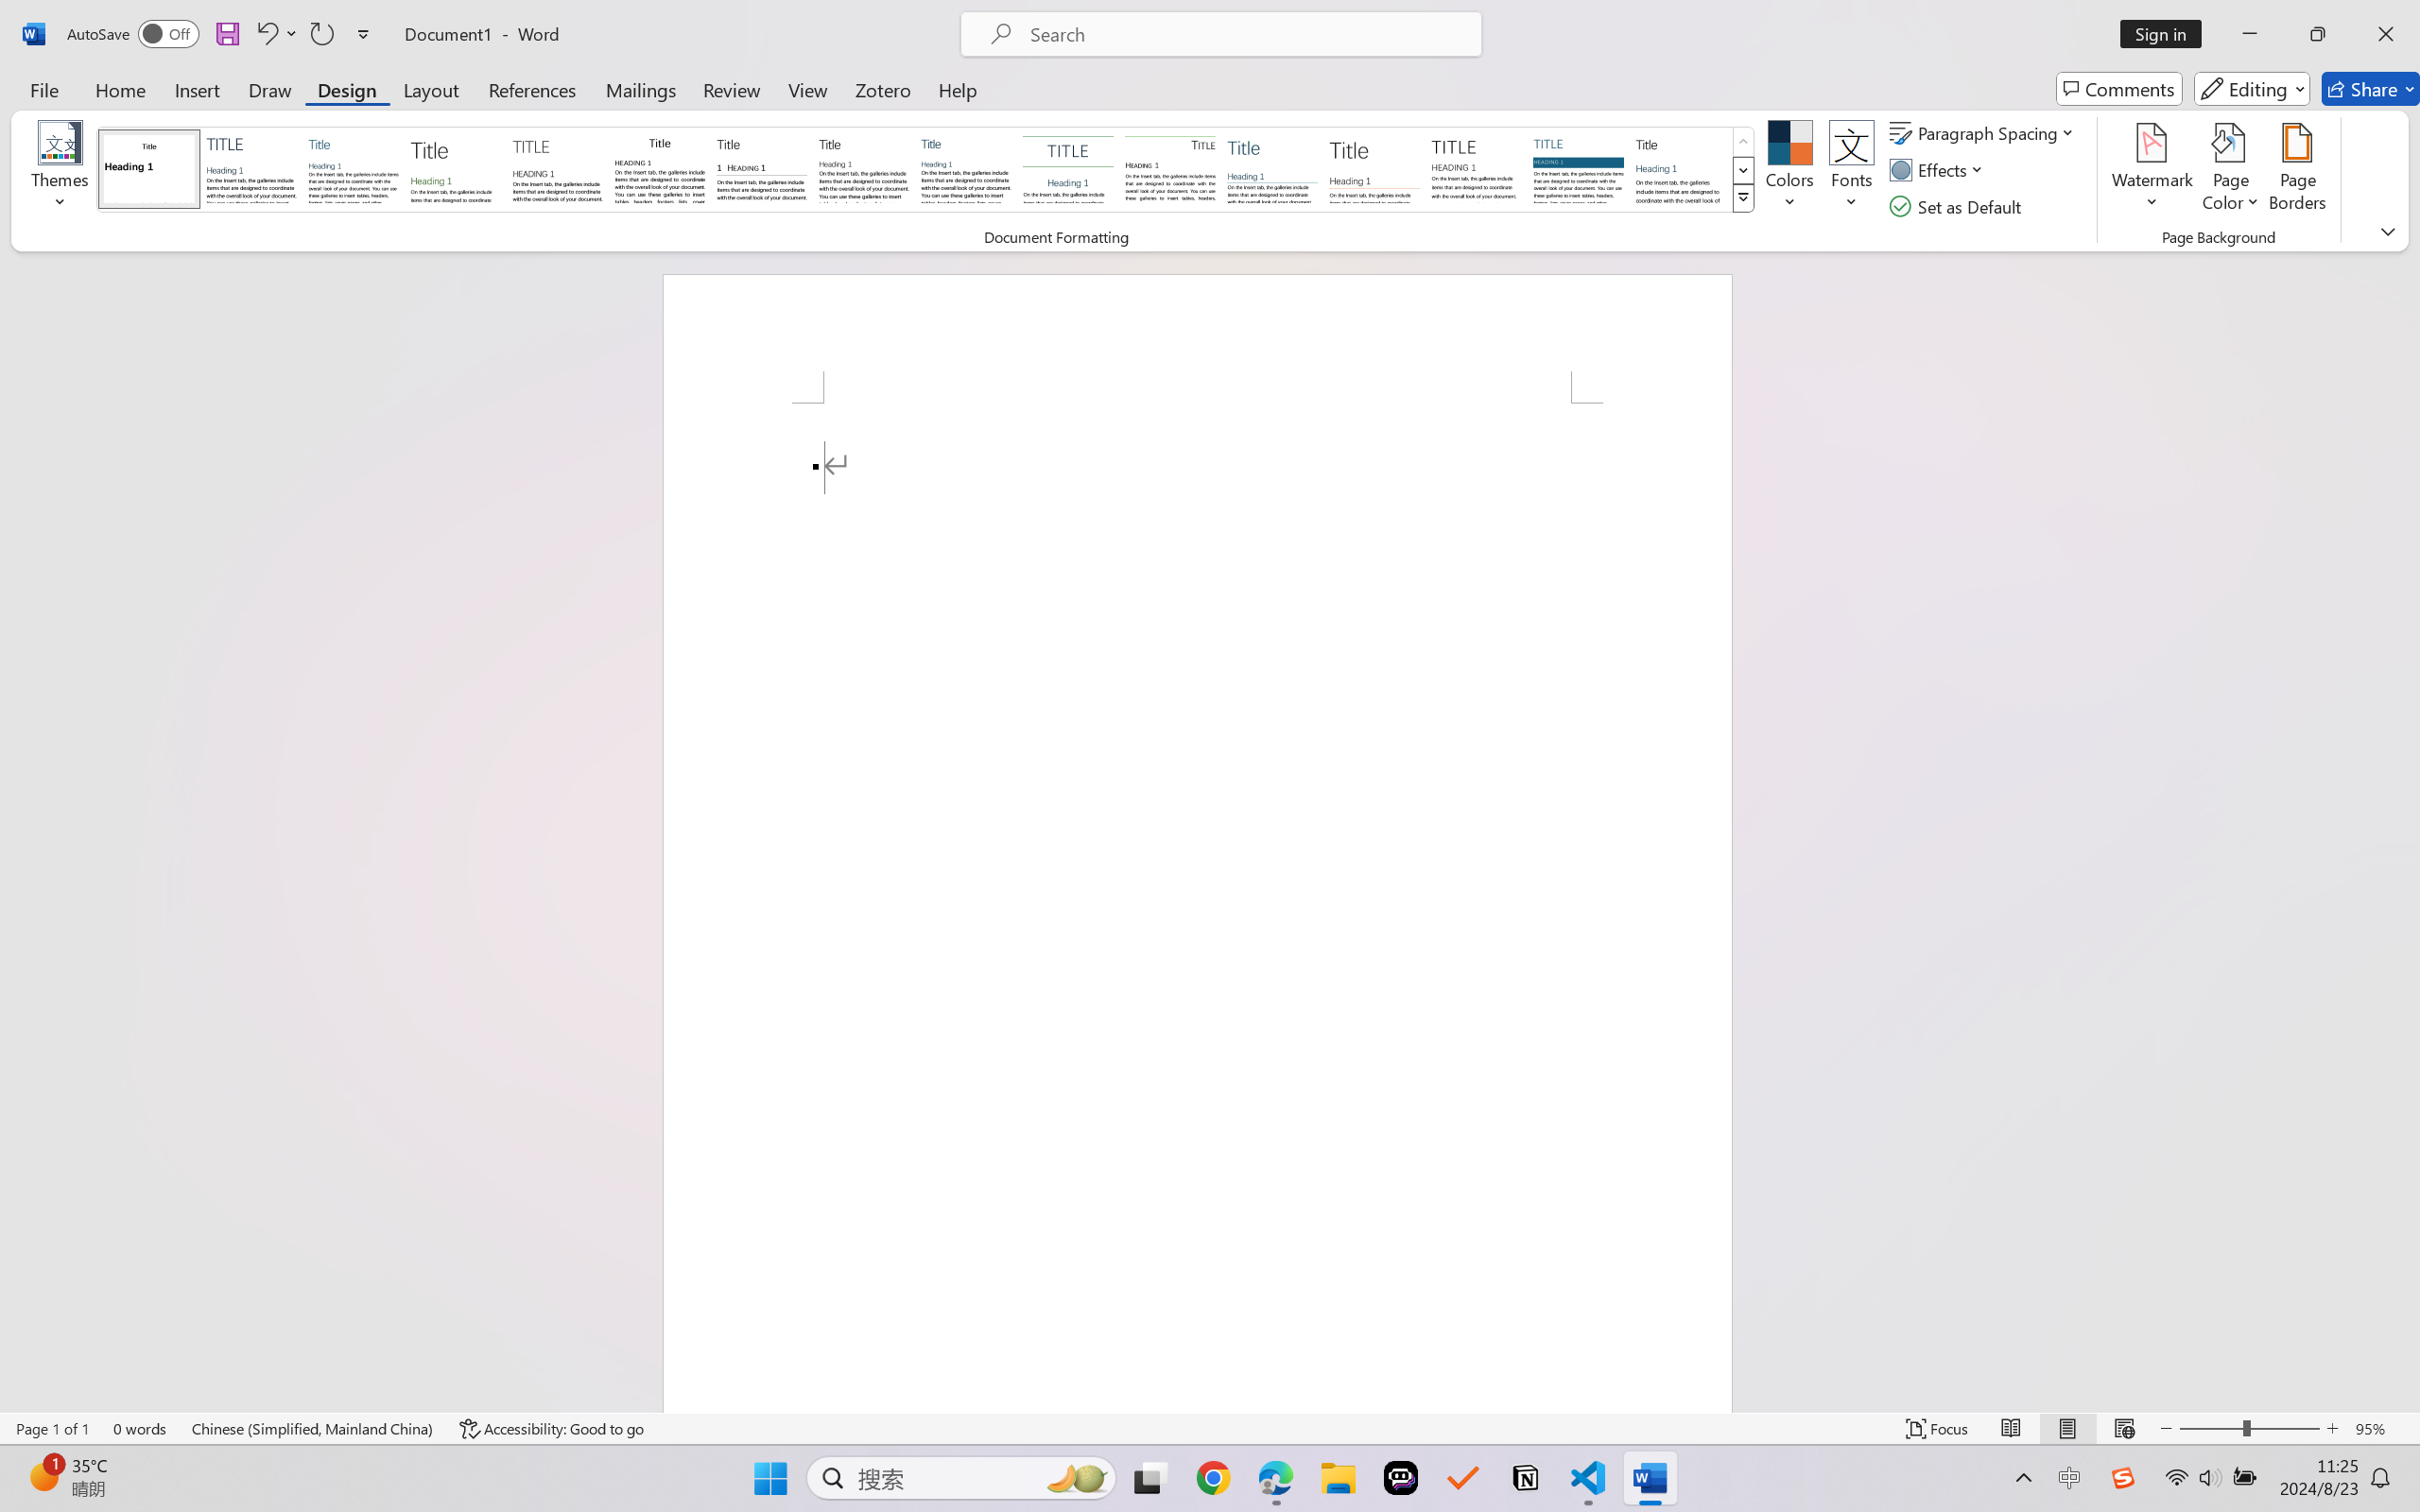 Image resolution: width=2420 pixels, height=1512 pixels. I want to click on 'Editing', so click(2253, 88).